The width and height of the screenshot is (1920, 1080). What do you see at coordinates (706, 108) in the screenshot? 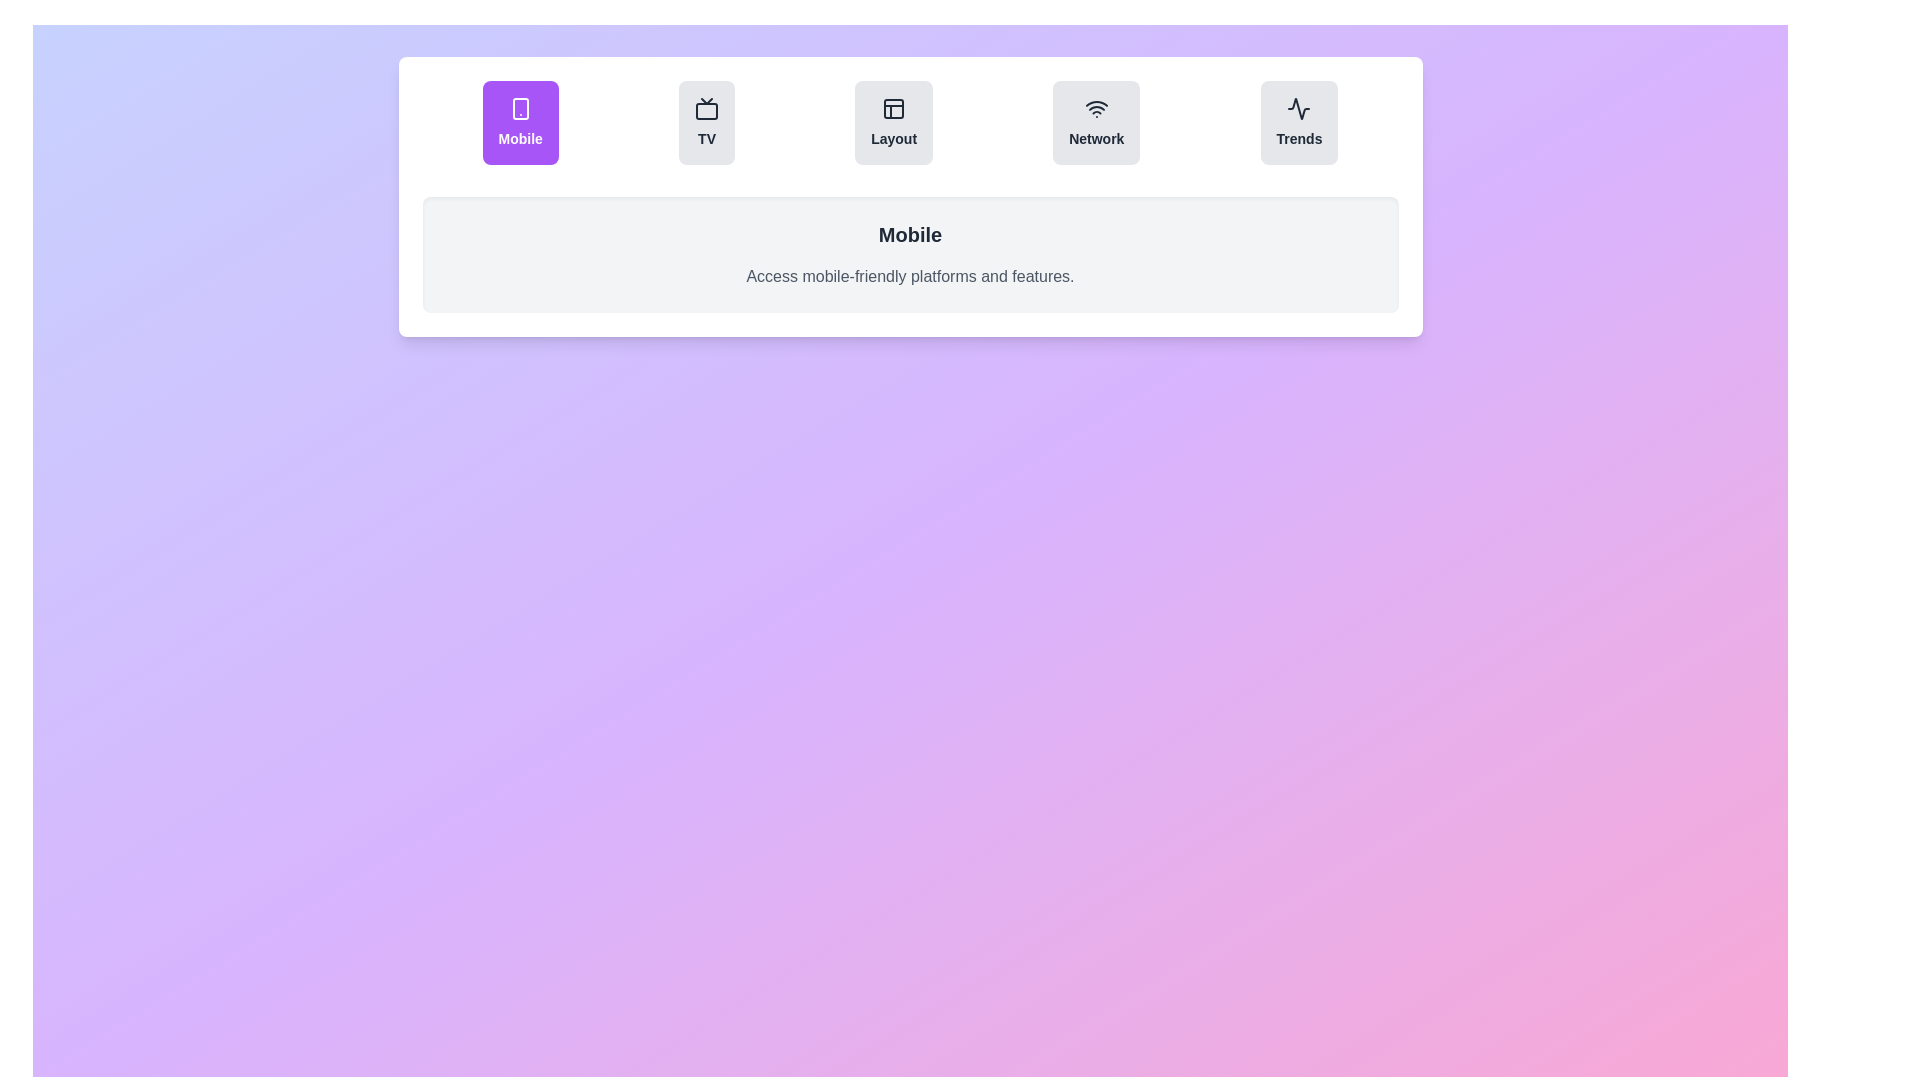
I see `the 'TV' menu icon located in the top-center navigation interface, which is the second item in a horizontally-arranged menu` at bounding box center [706, 108].